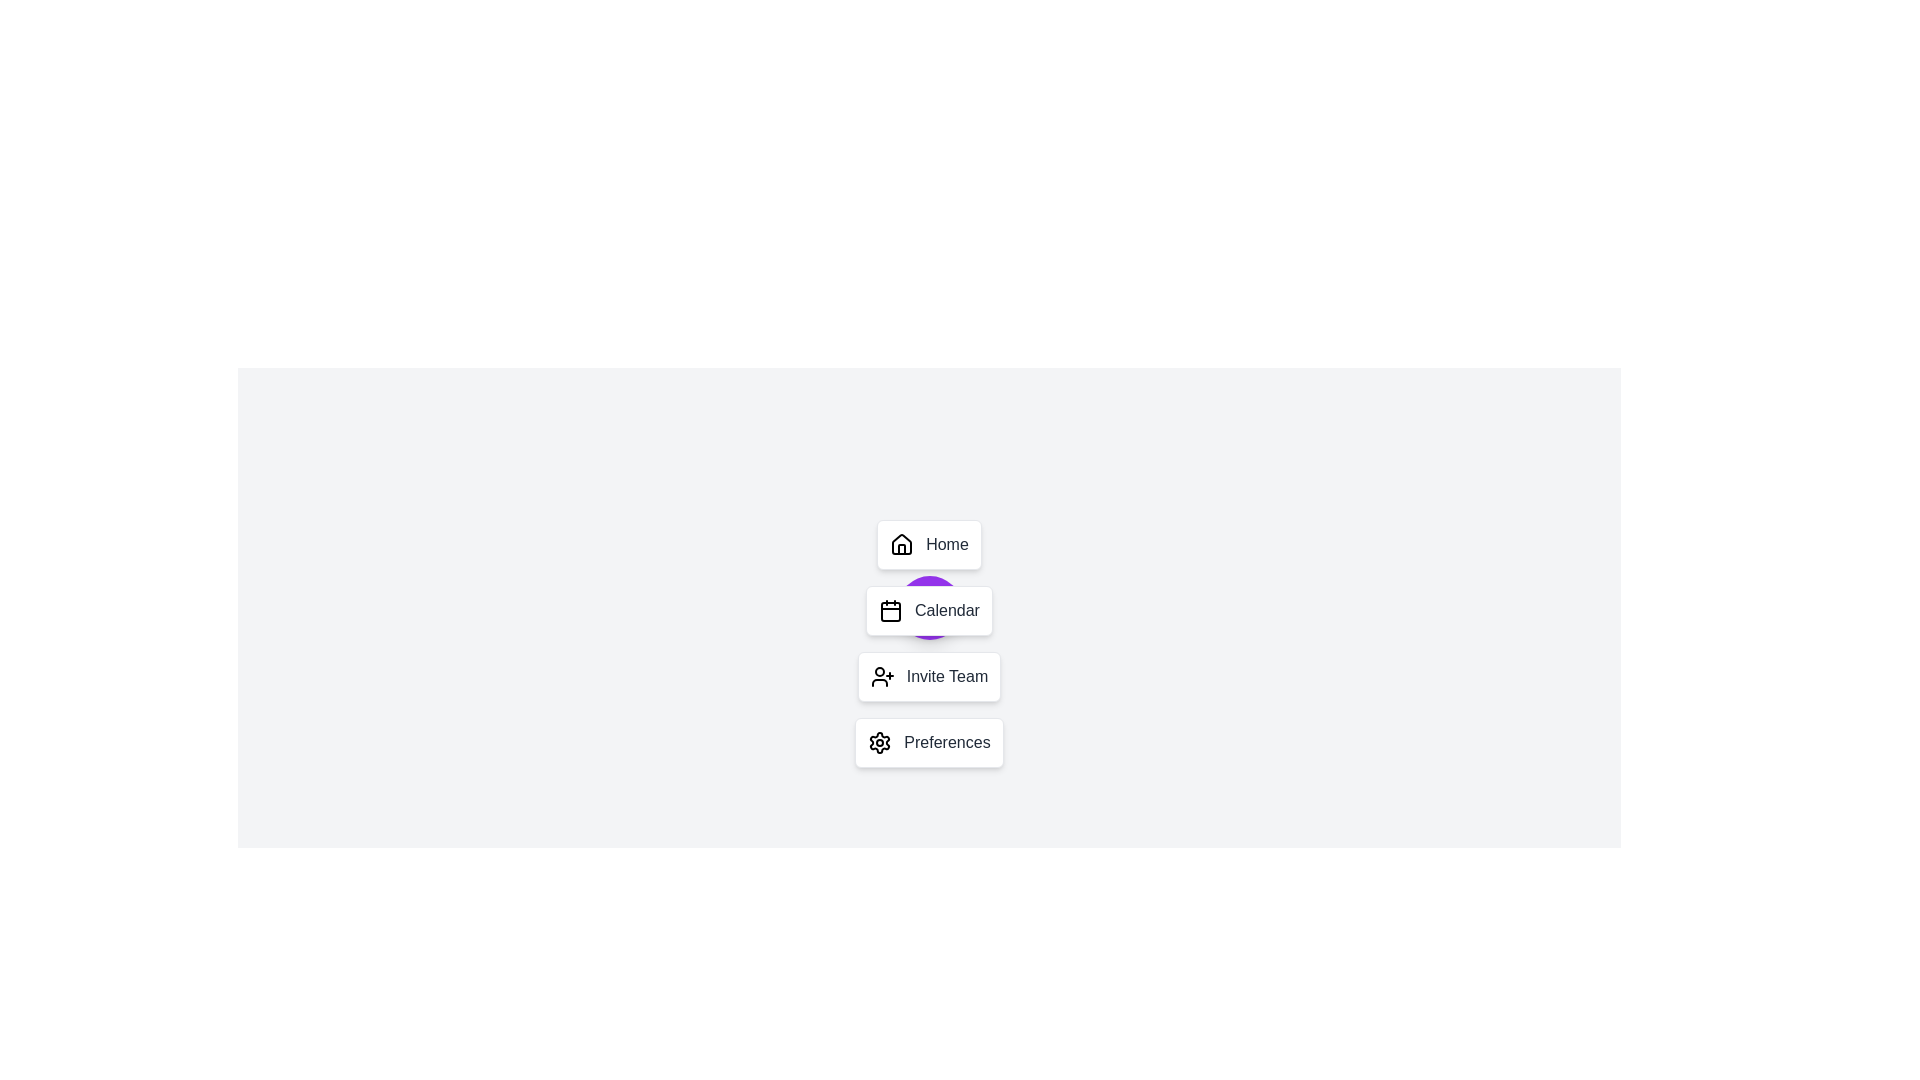 This screenshot has width=1920, height=1080. Describe the element at coordinates (890, 609) in the screenshot. I see `the calendar icon, which is styled with a black outline and two vertical lines at the top` at that location.